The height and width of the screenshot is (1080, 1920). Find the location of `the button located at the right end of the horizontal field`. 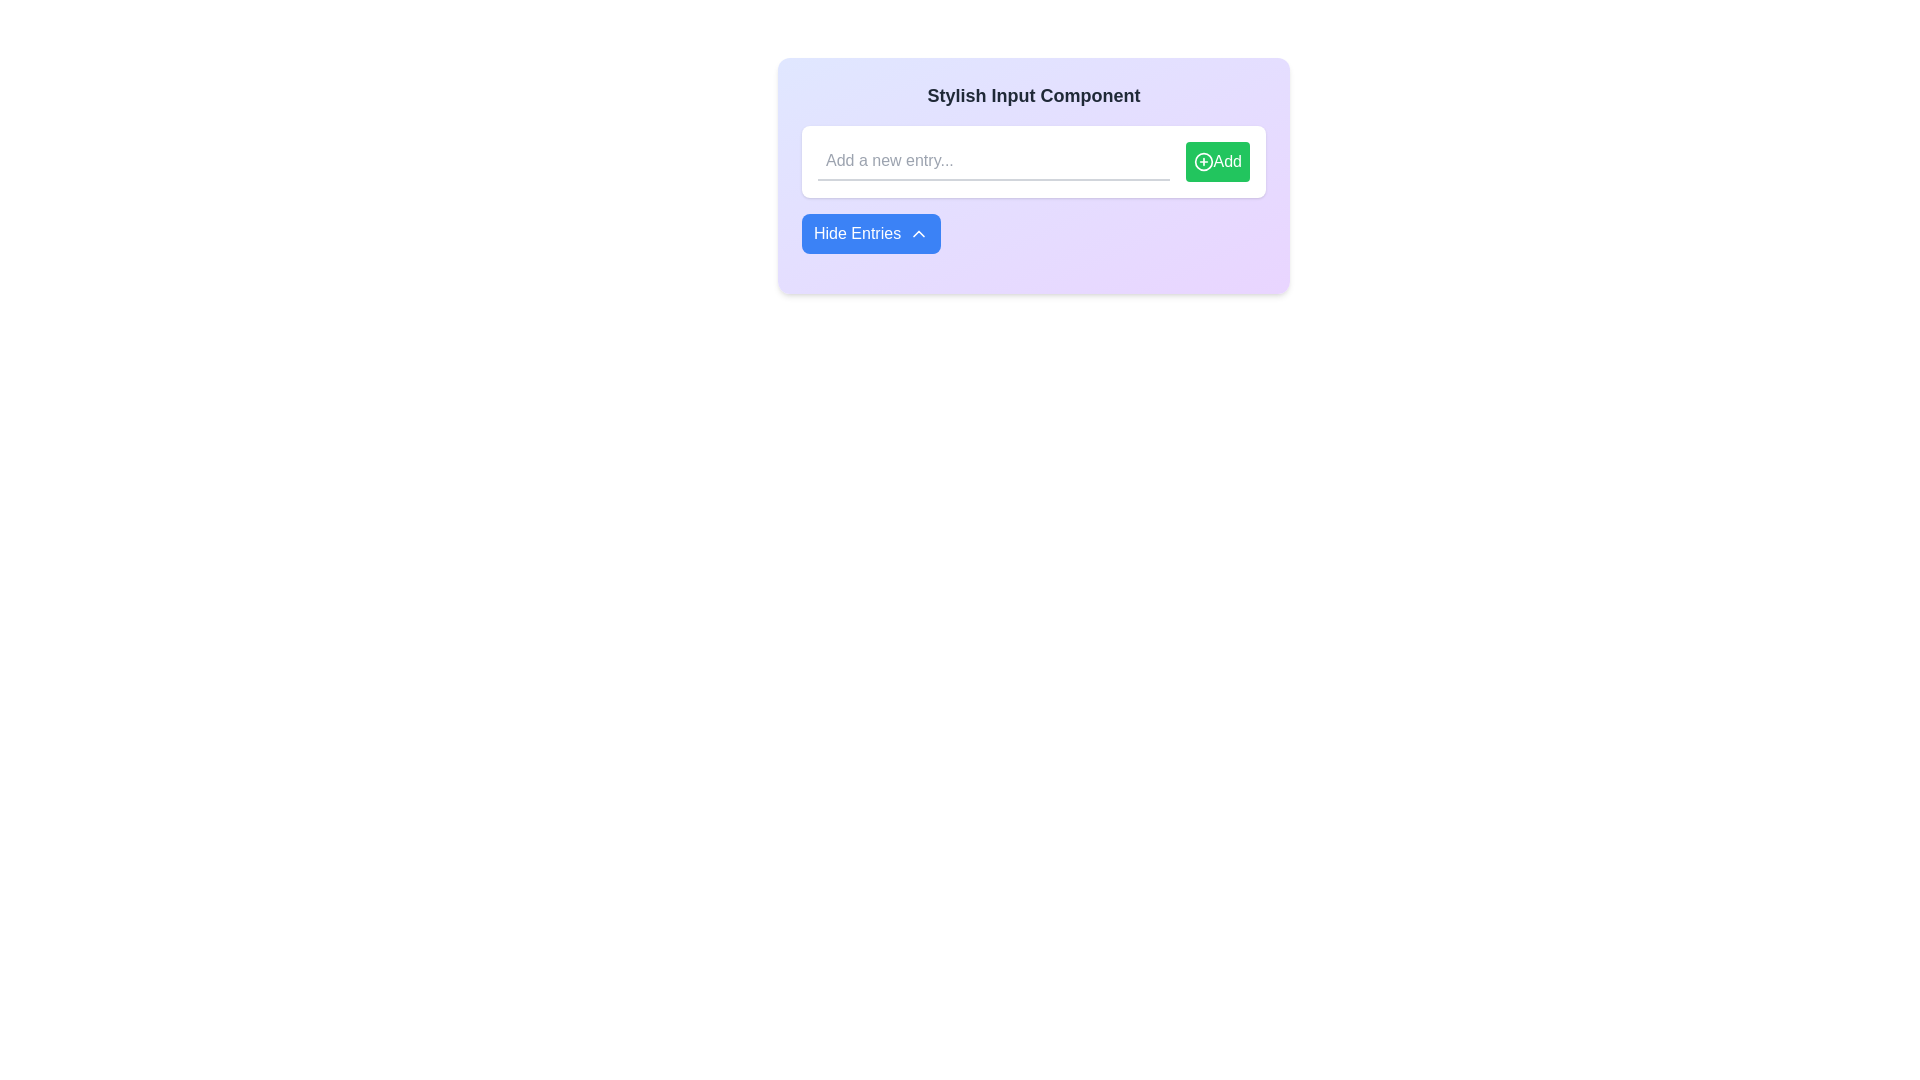

the button located at the right end of the horizontal field is located at coordinates (1216, 161).